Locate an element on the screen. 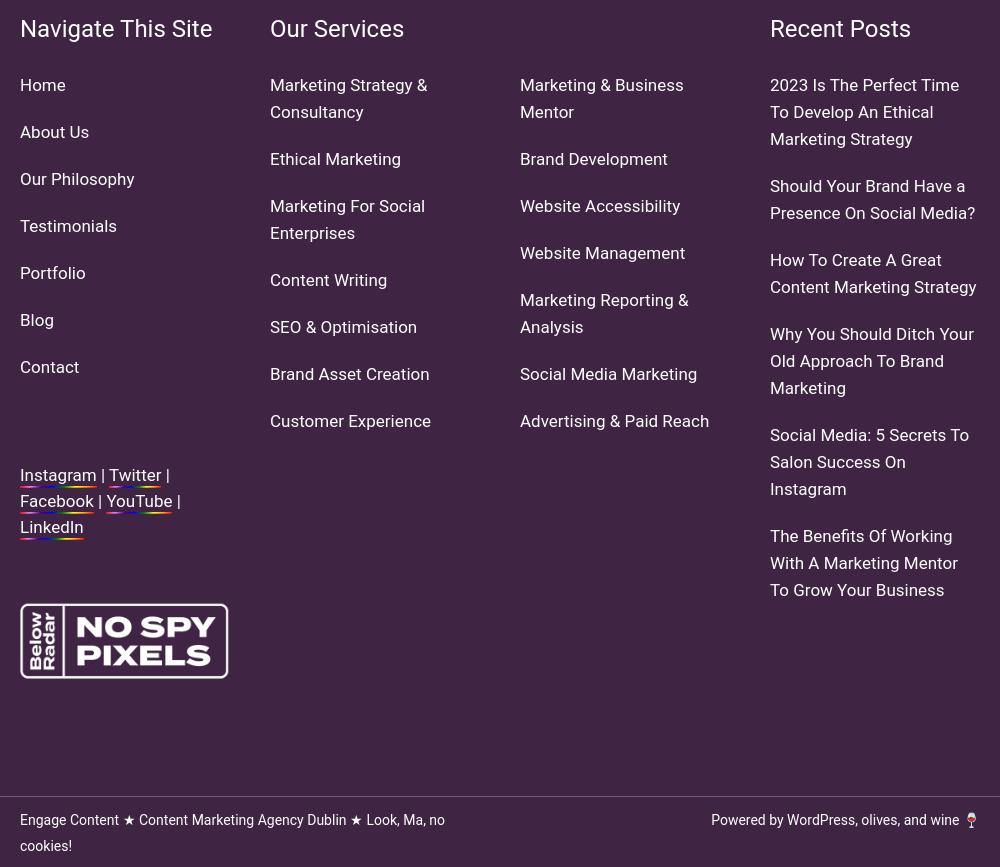 This screenshot has height=867, width=1000. 'Blog' is located at coordinates (36, 318).